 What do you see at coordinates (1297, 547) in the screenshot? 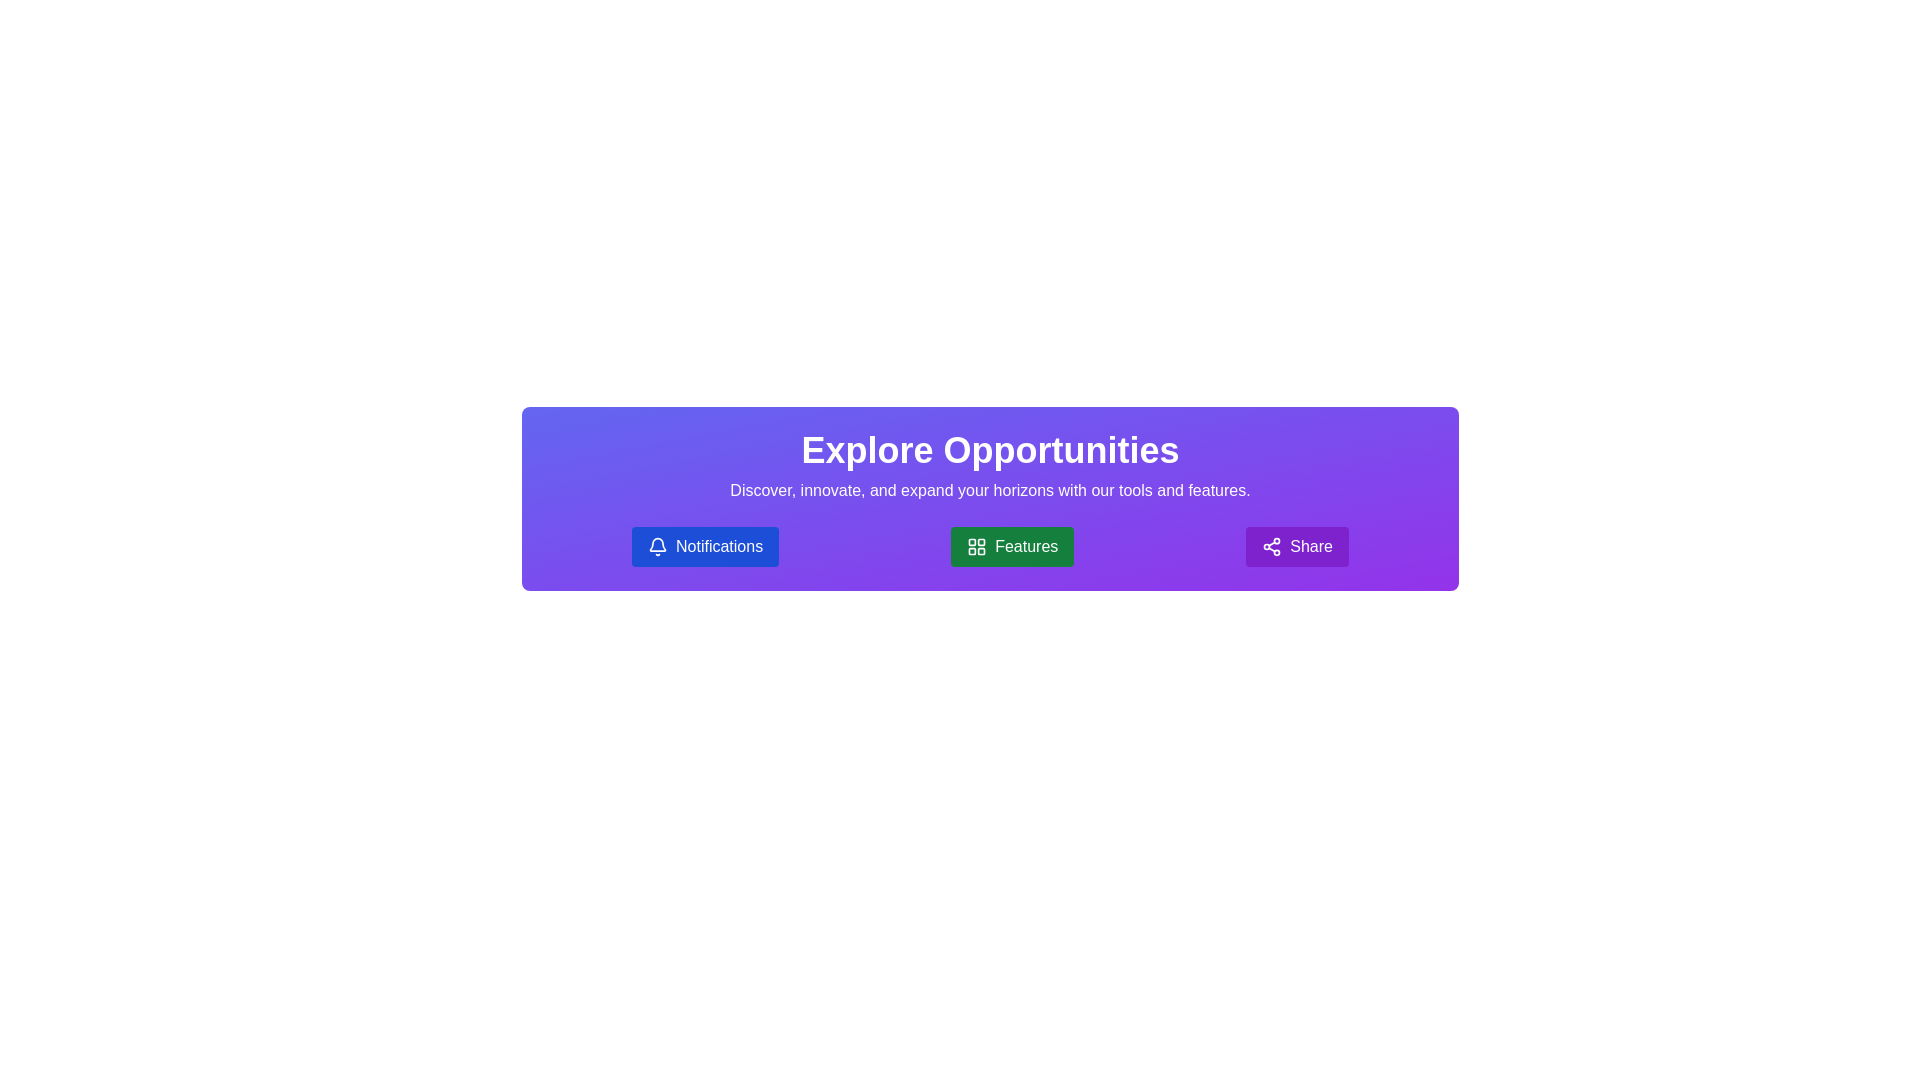
I see `the third button in a horizontal group of three buttons, which enables sharing functionalities` at bounding box center [1297, 547].